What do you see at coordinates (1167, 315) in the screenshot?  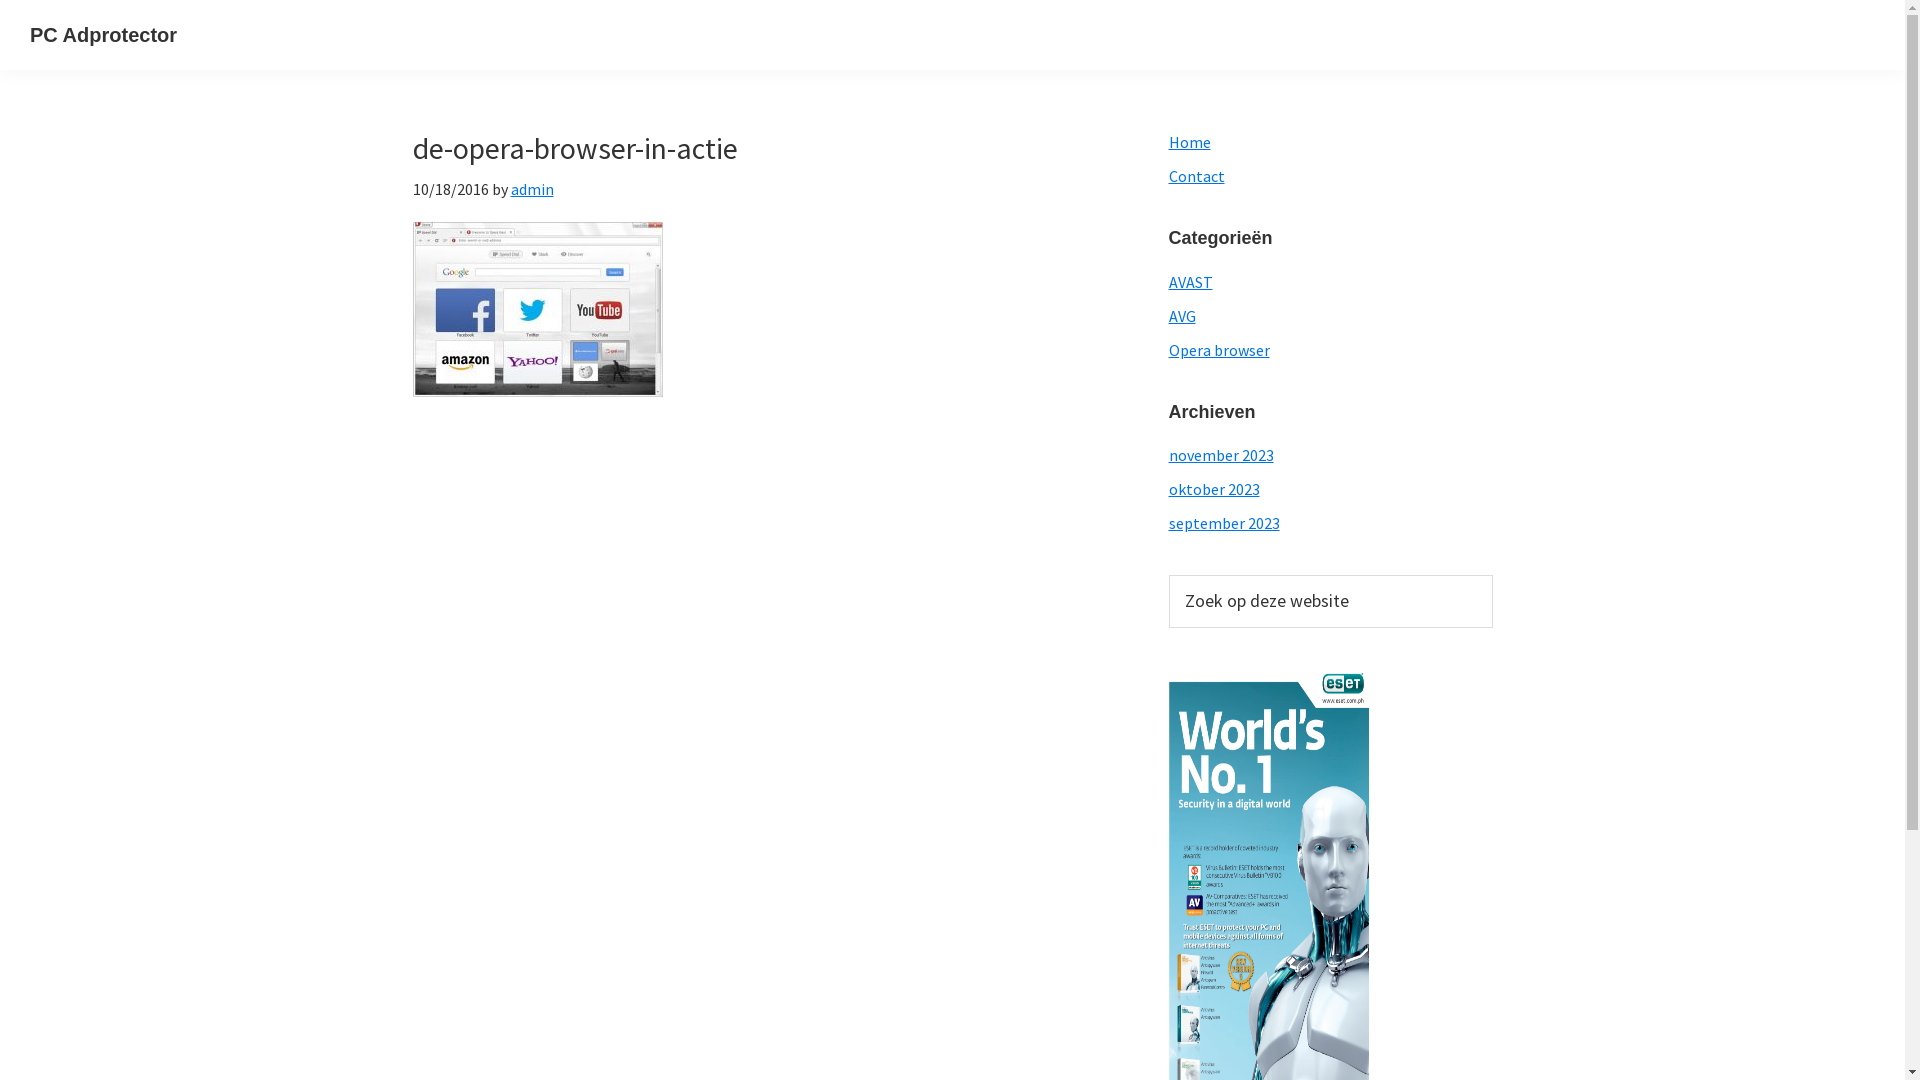 I see `'AVG'` at bounding box center [1167, 315].